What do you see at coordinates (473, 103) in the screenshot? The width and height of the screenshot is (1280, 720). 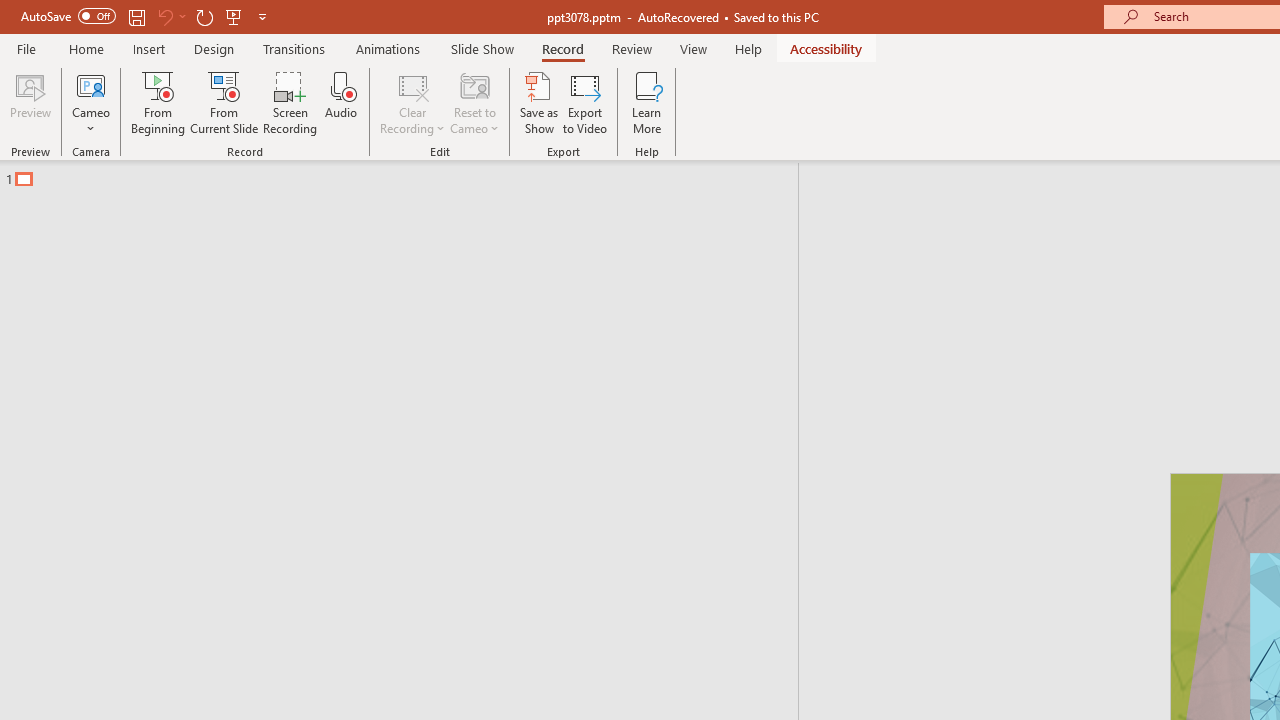 I see `'Reset to Cameo'` at bounding box center [473, 103].